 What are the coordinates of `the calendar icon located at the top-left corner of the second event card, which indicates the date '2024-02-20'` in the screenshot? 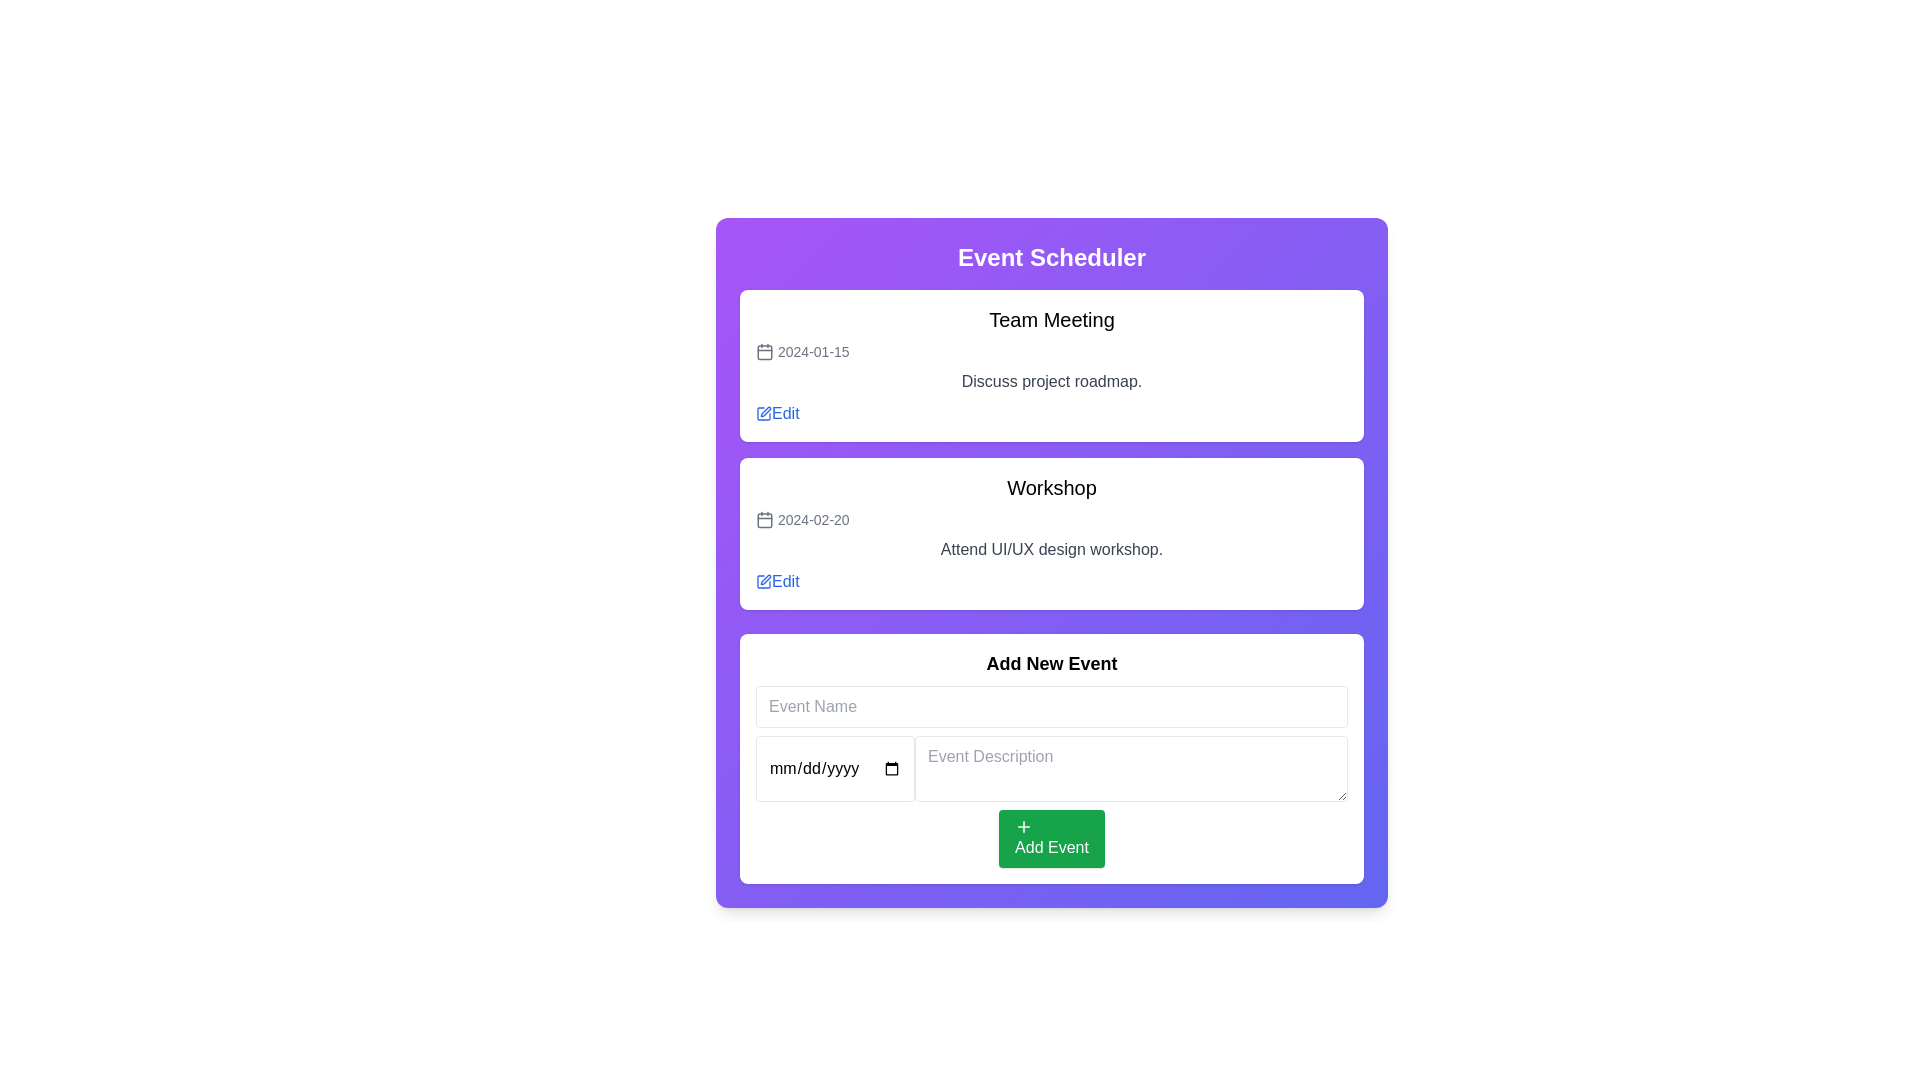 It's located at (763, 519).